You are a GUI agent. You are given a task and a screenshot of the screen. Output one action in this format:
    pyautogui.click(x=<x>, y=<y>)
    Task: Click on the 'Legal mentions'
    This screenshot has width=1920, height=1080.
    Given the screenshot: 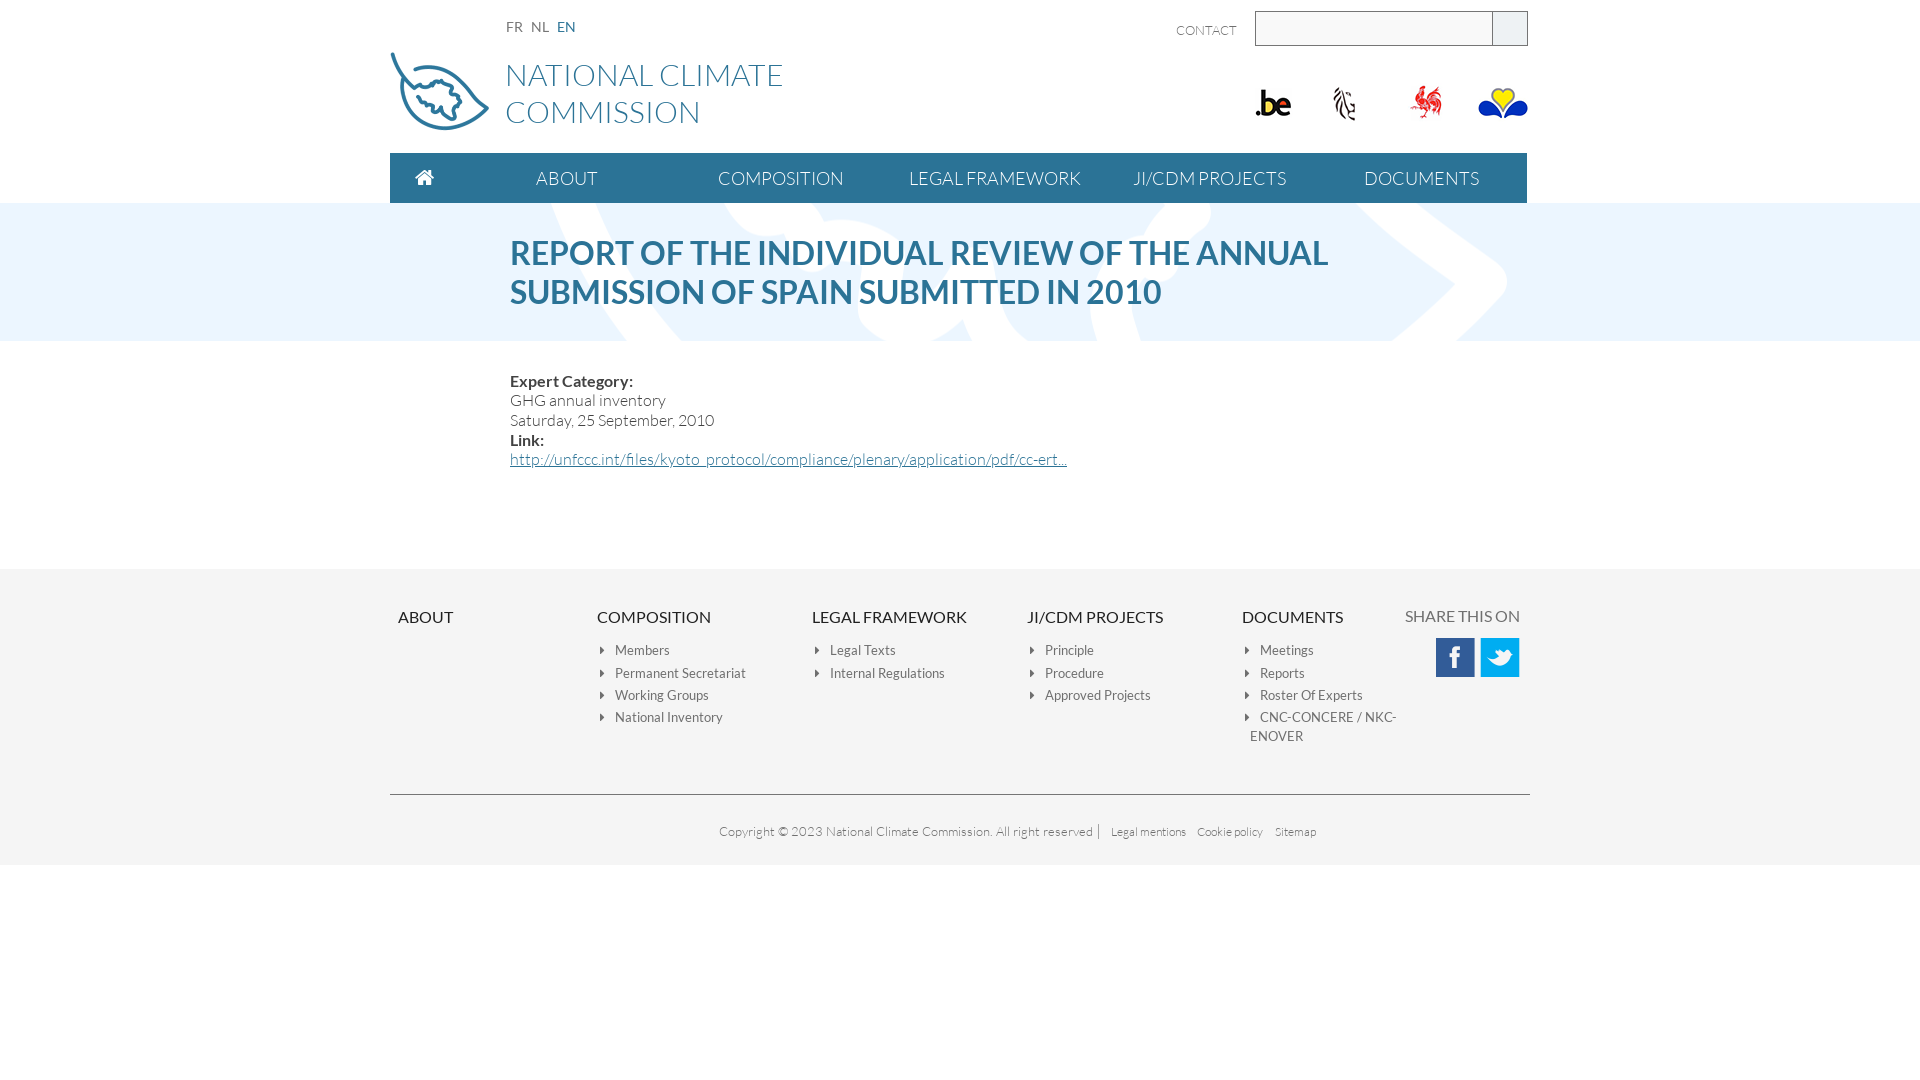 What is the action you would take?
    pyautogui.click(x=1147, y=831)
    